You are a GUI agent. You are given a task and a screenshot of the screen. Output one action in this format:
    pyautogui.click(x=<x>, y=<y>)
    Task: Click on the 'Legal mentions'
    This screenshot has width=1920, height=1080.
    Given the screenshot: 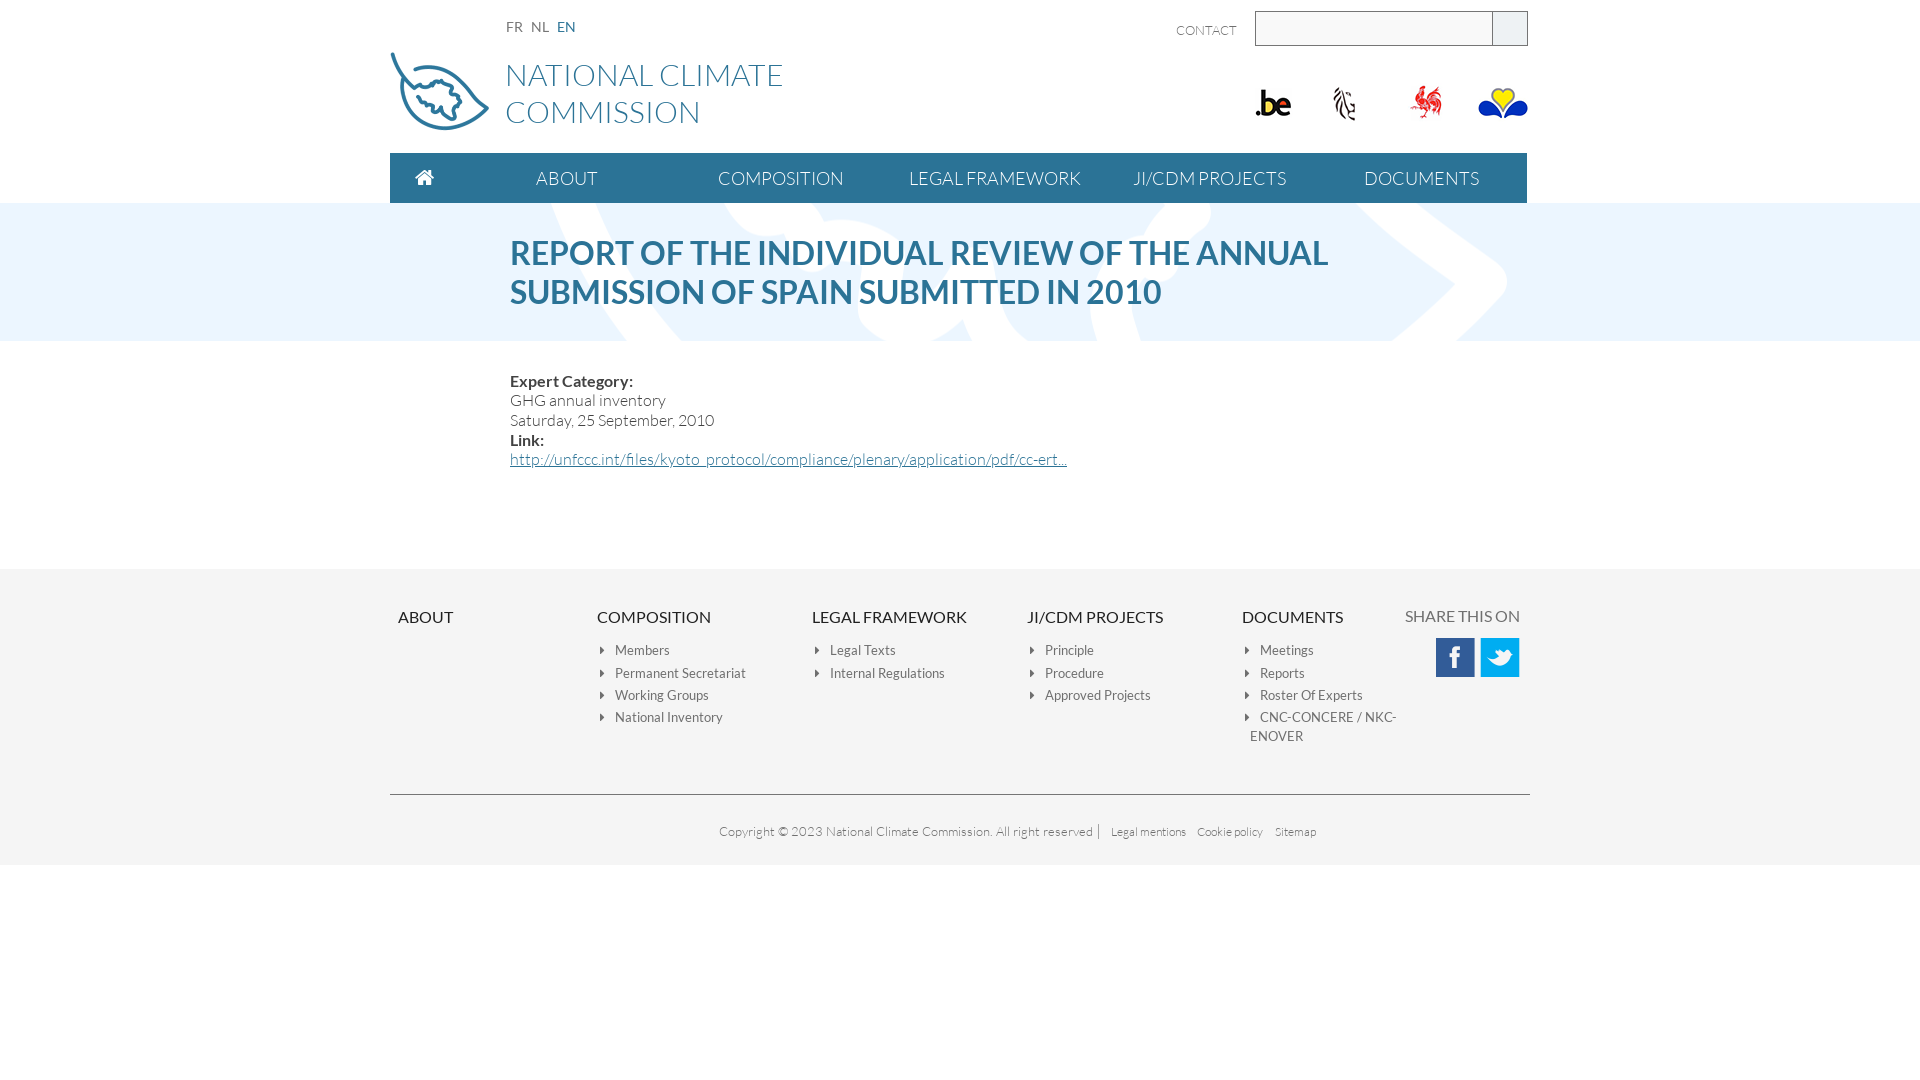 What is the action you would take?
    pyautogui.click(x=1147, y=831)
    